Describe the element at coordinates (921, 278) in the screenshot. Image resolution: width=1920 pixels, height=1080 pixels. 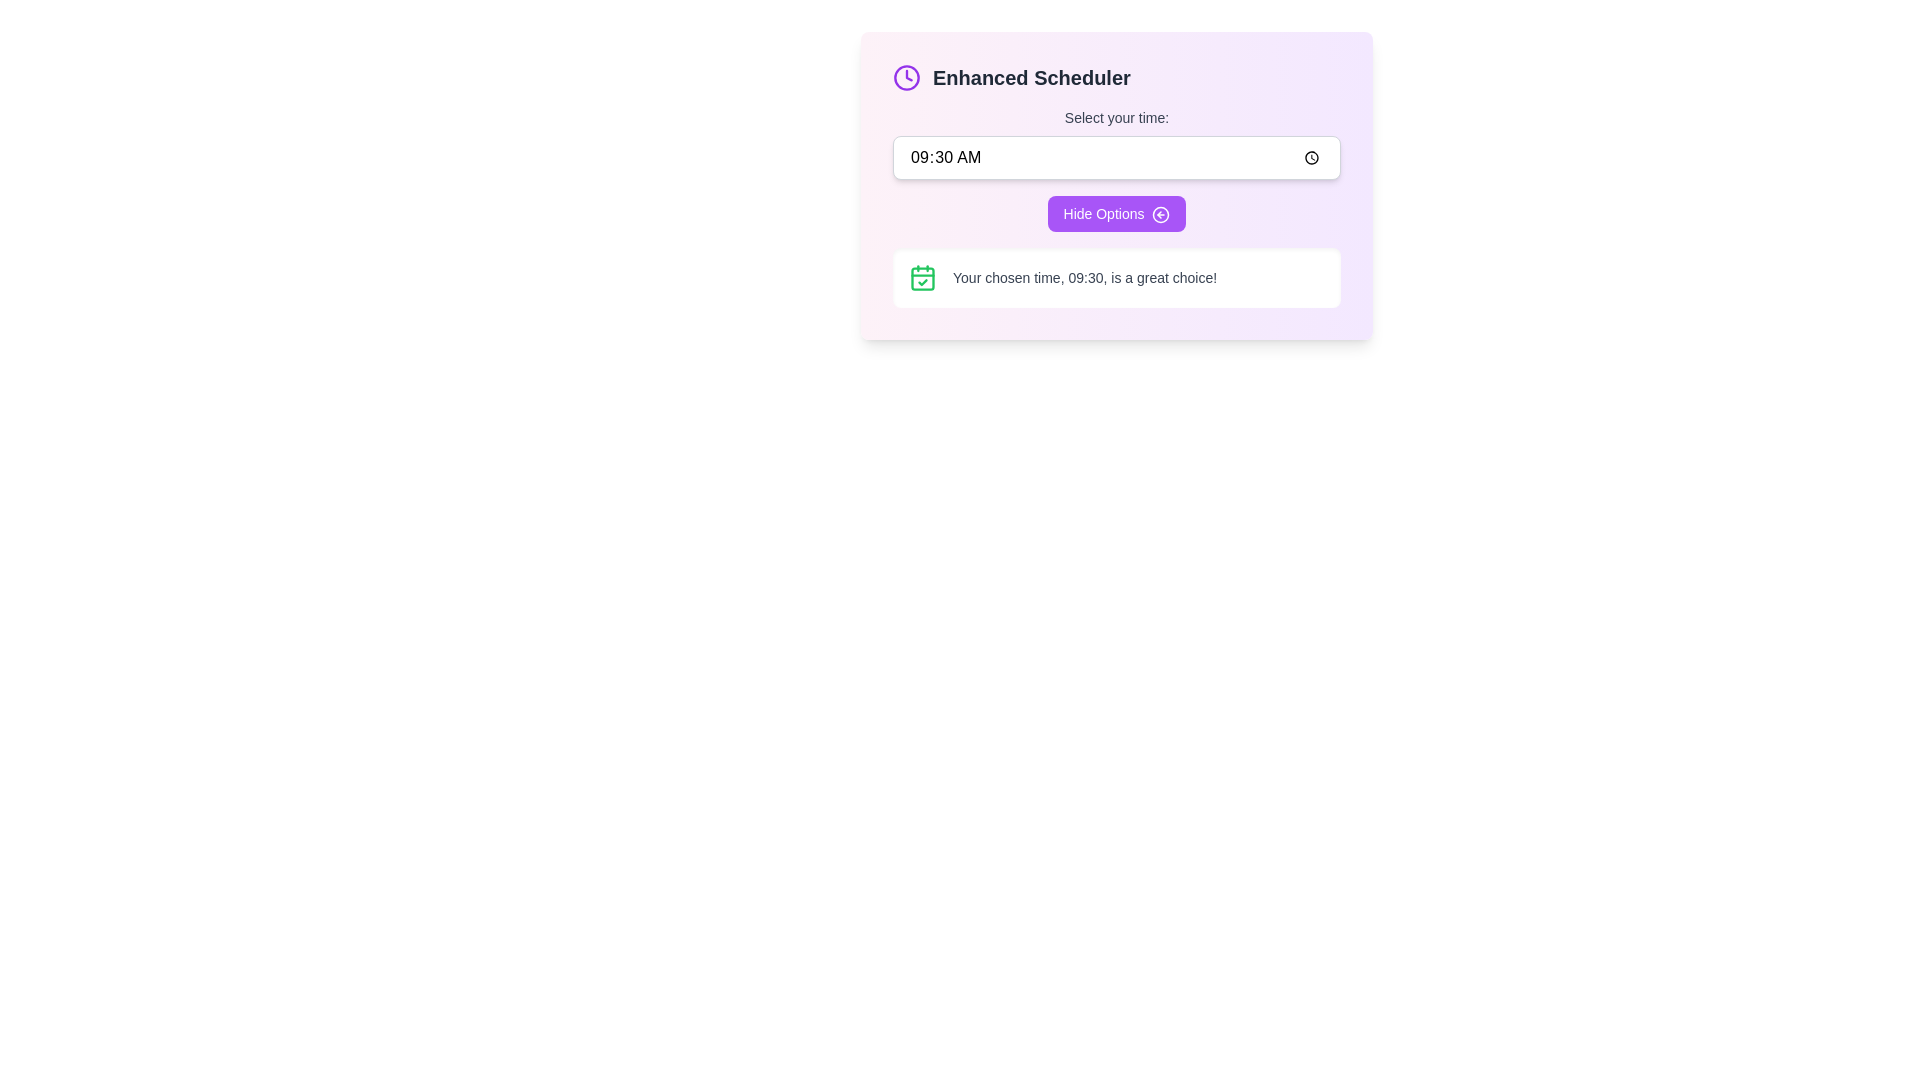
I see `the calendar icon with a check mark, which indicates a scheduled or selected date, located to the left of a text caption` at that location.